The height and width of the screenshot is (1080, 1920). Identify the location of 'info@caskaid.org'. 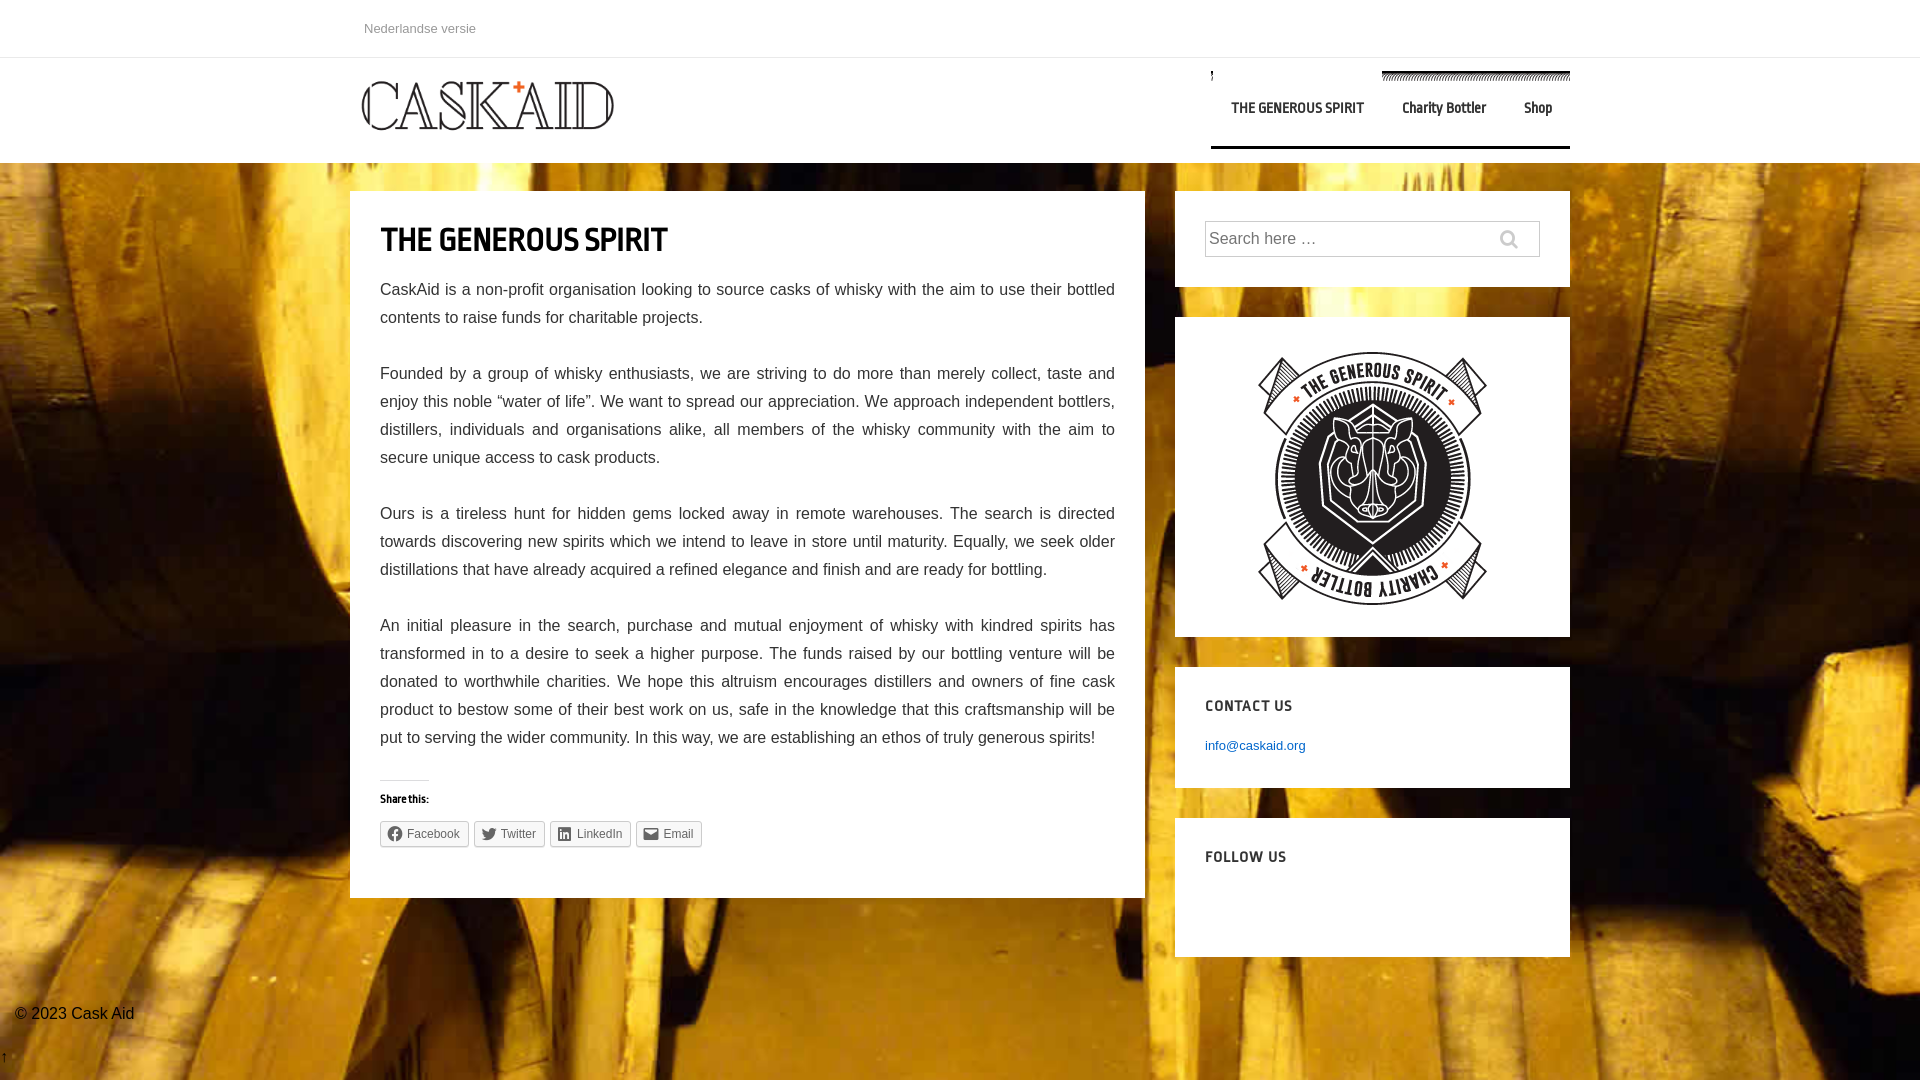
(1254, 745).